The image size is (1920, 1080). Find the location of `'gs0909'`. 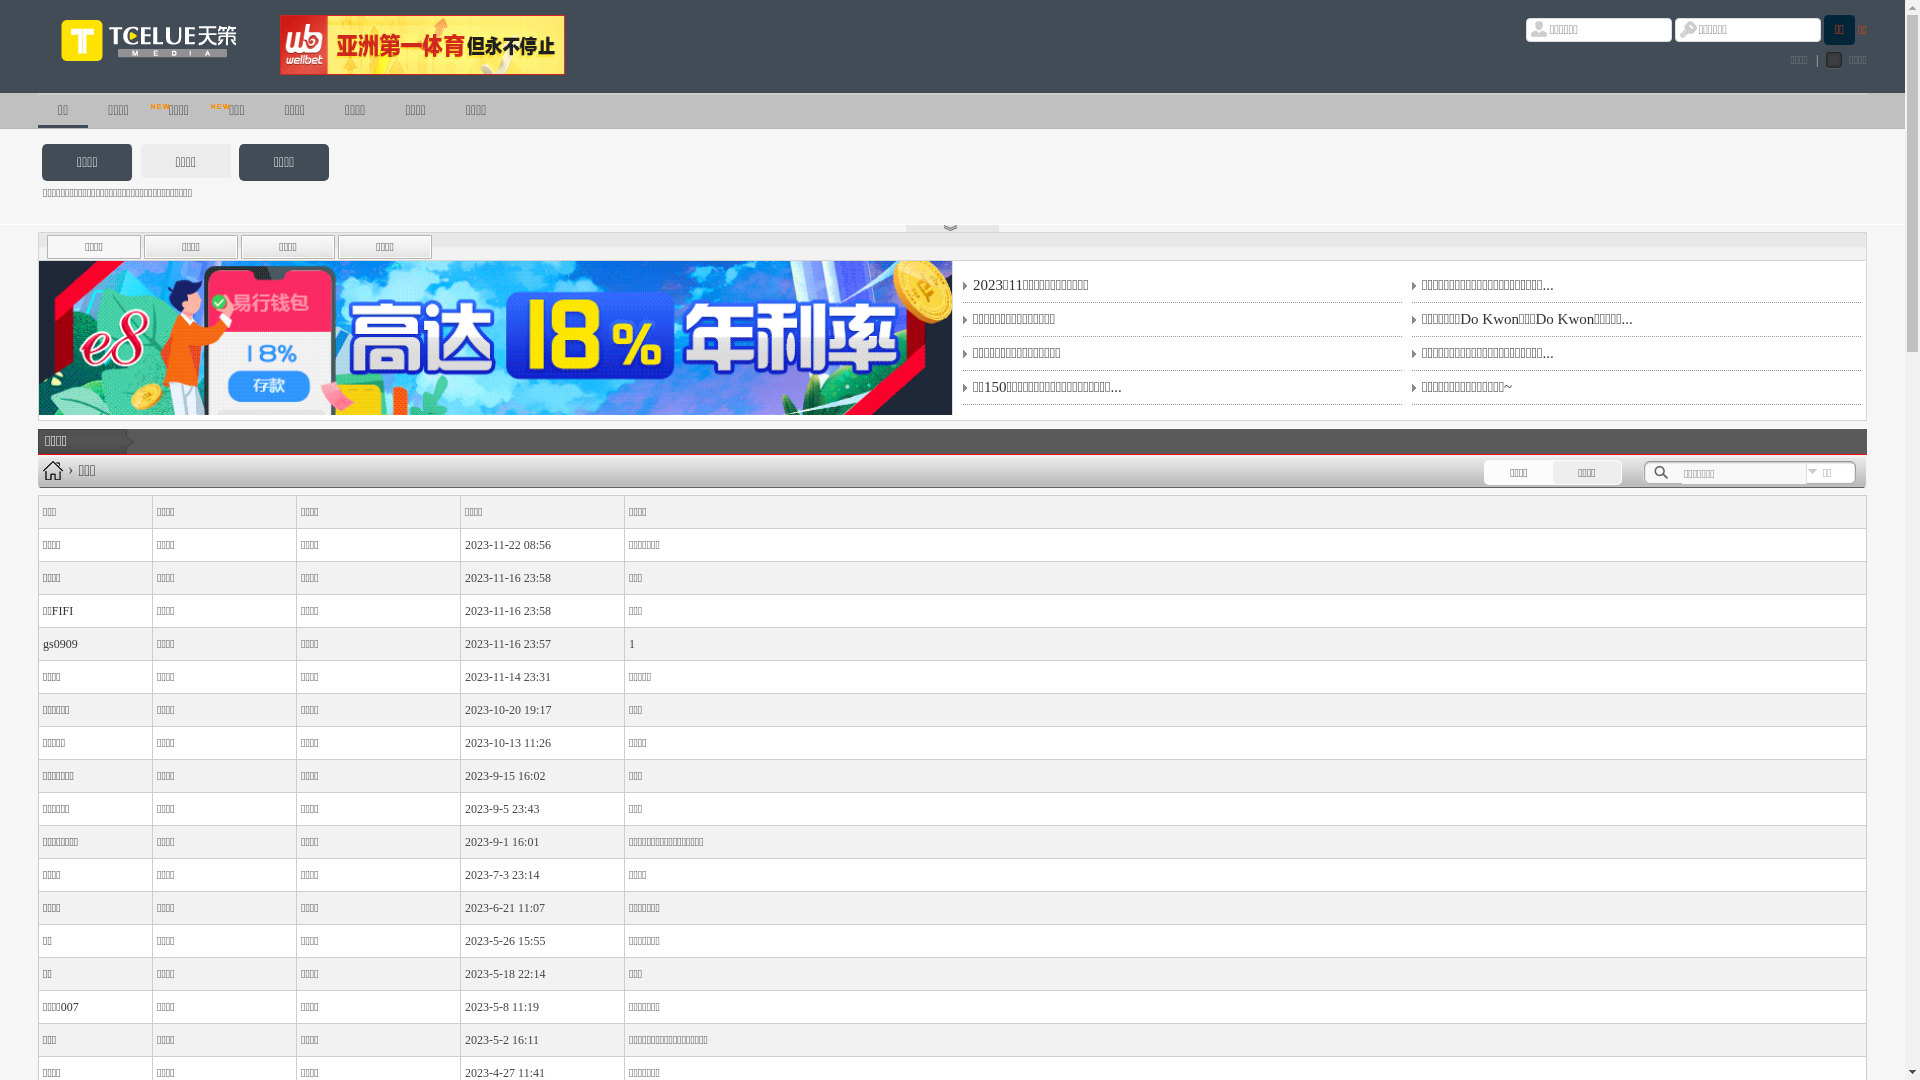

'gs0909' is located at coordinates (60, 644).